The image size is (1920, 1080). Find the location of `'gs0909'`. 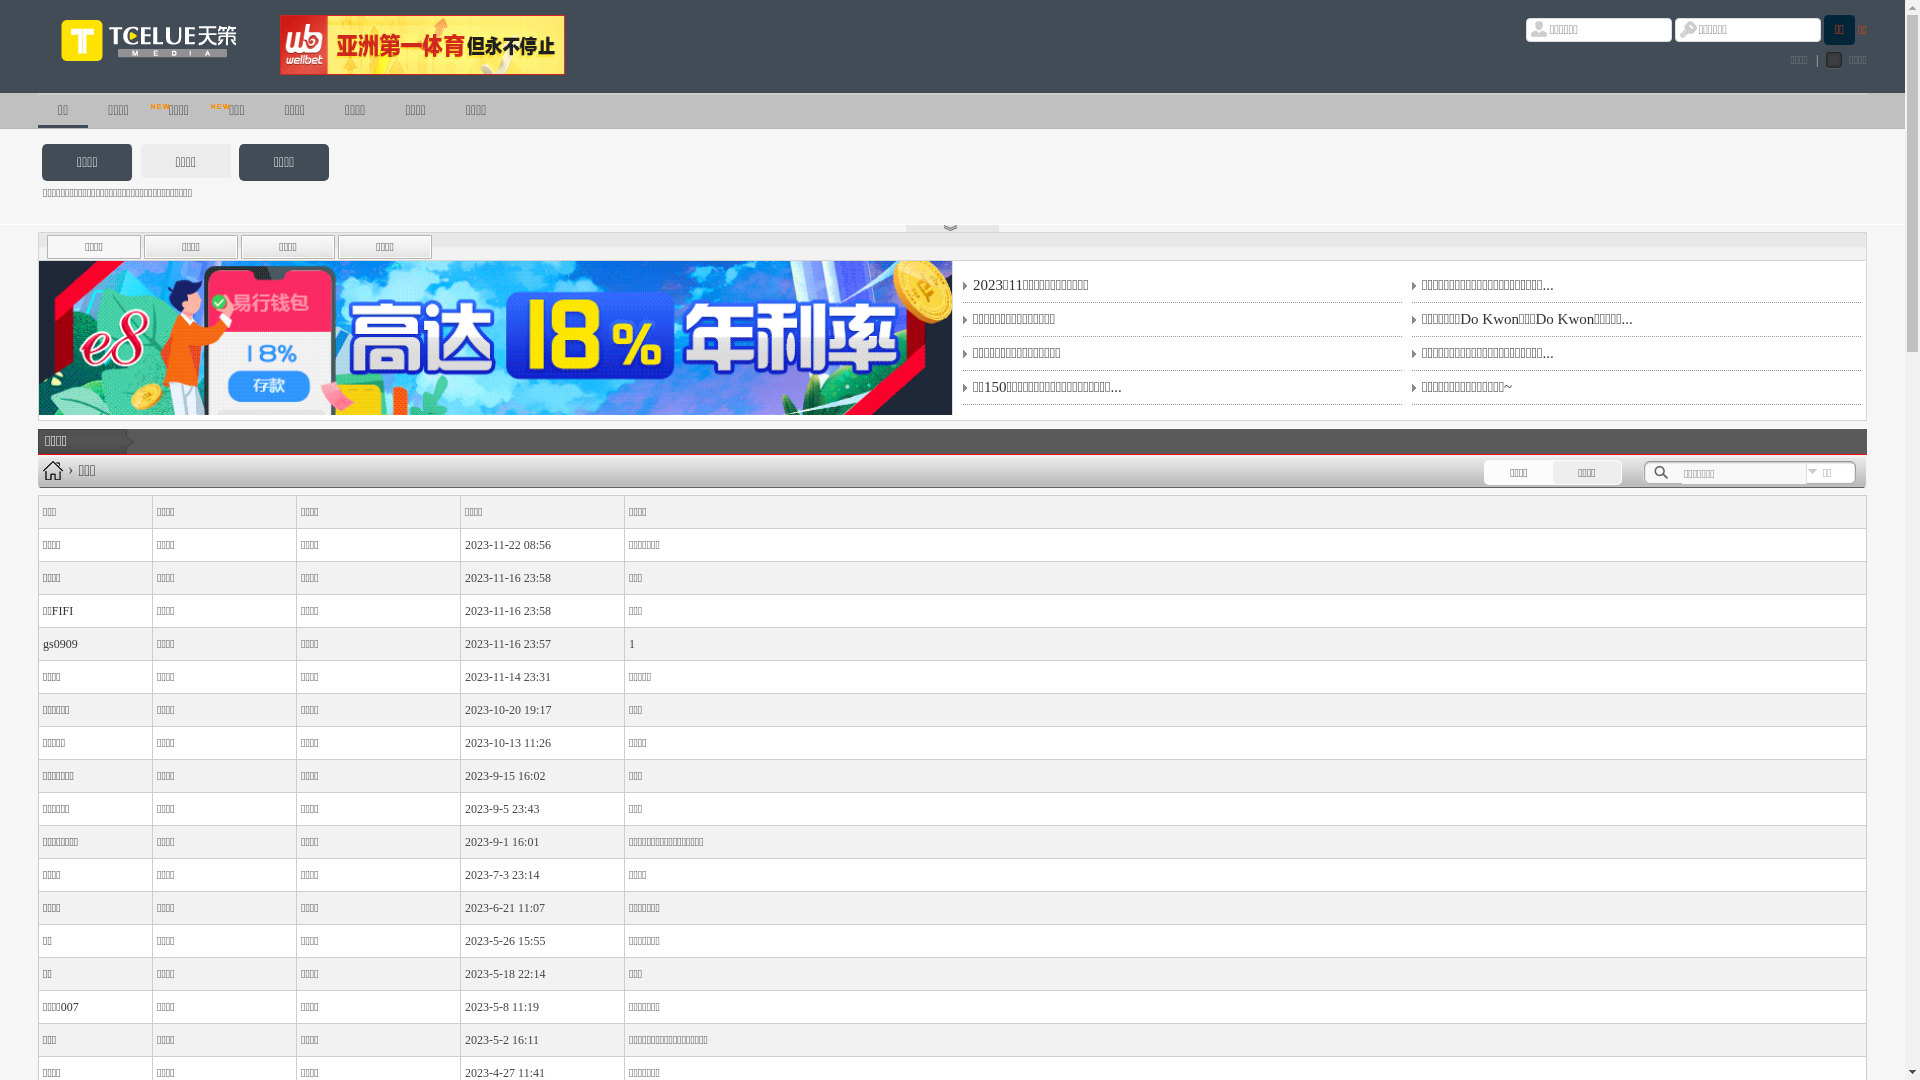

'gs0909' is located at coordinates (60, 644).